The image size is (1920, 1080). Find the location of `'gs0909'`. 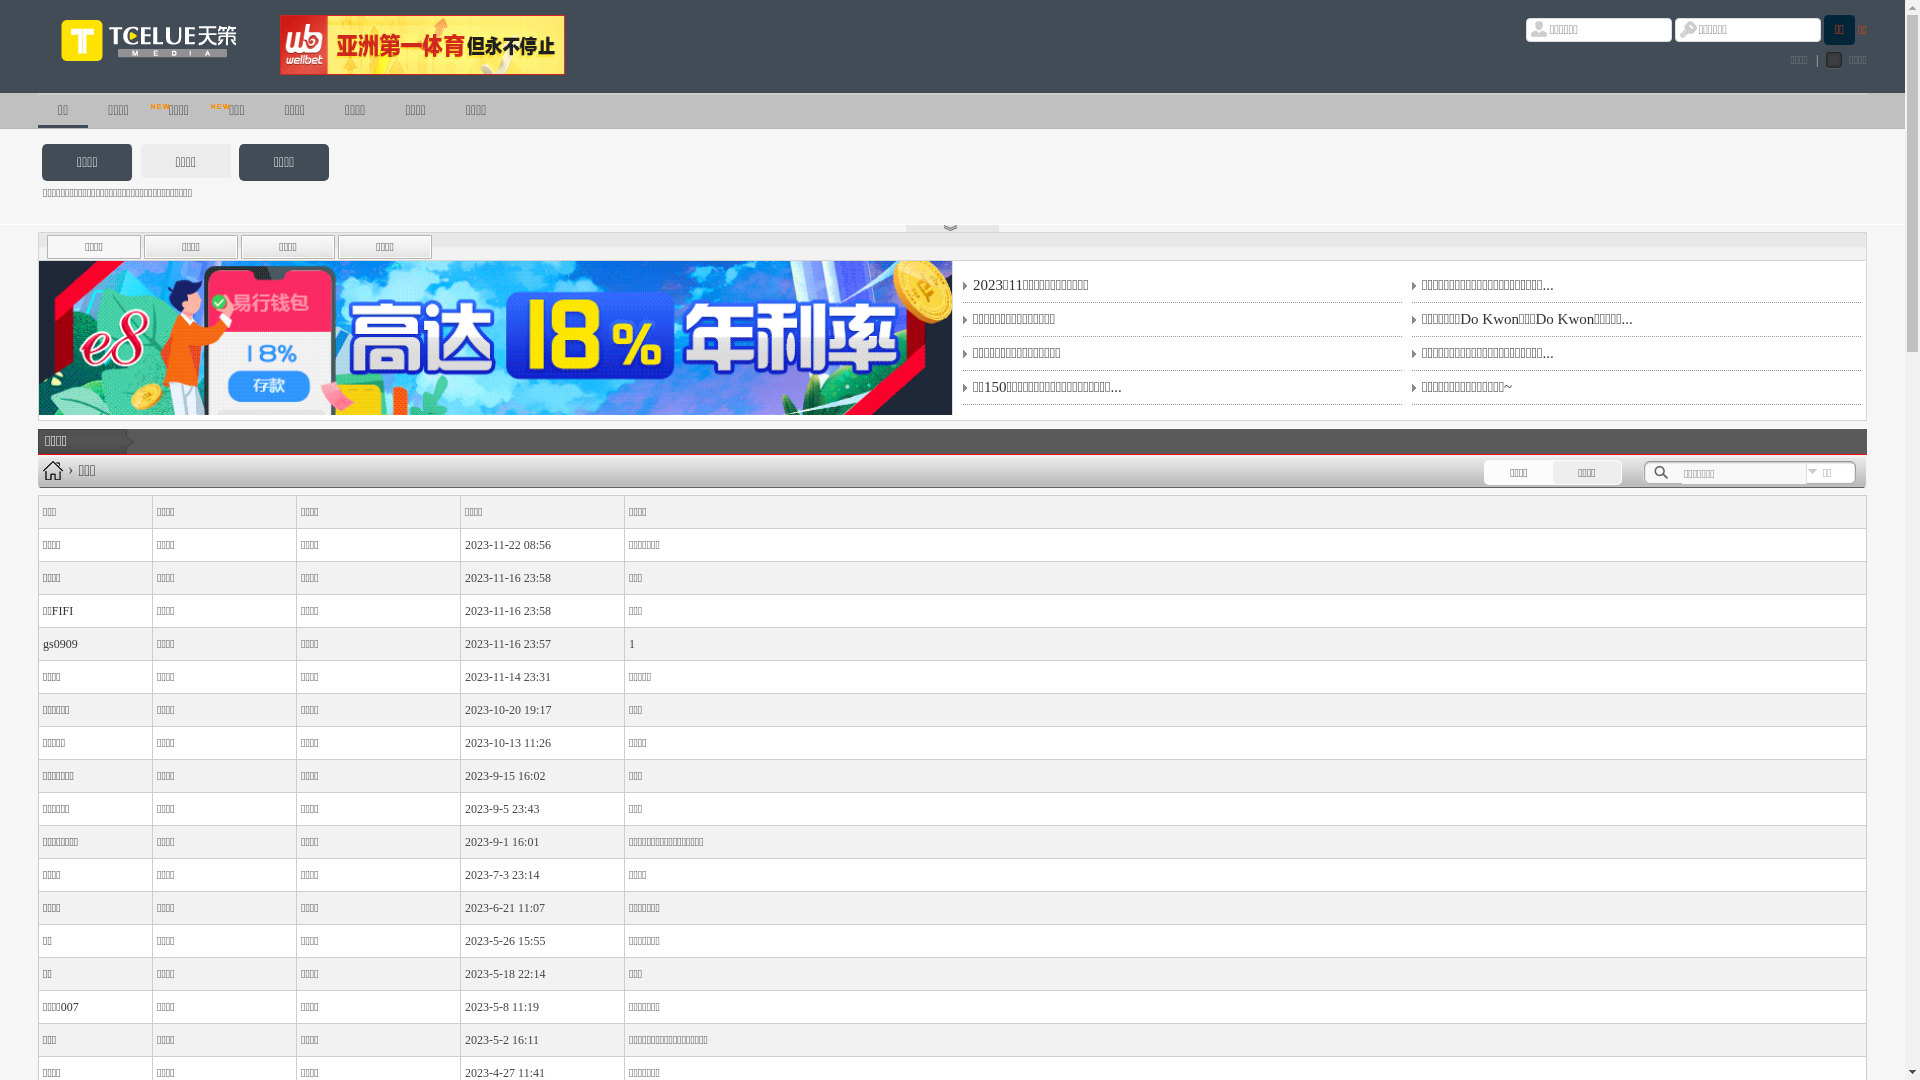

'gs0909' is located at coordinates (60, 644).